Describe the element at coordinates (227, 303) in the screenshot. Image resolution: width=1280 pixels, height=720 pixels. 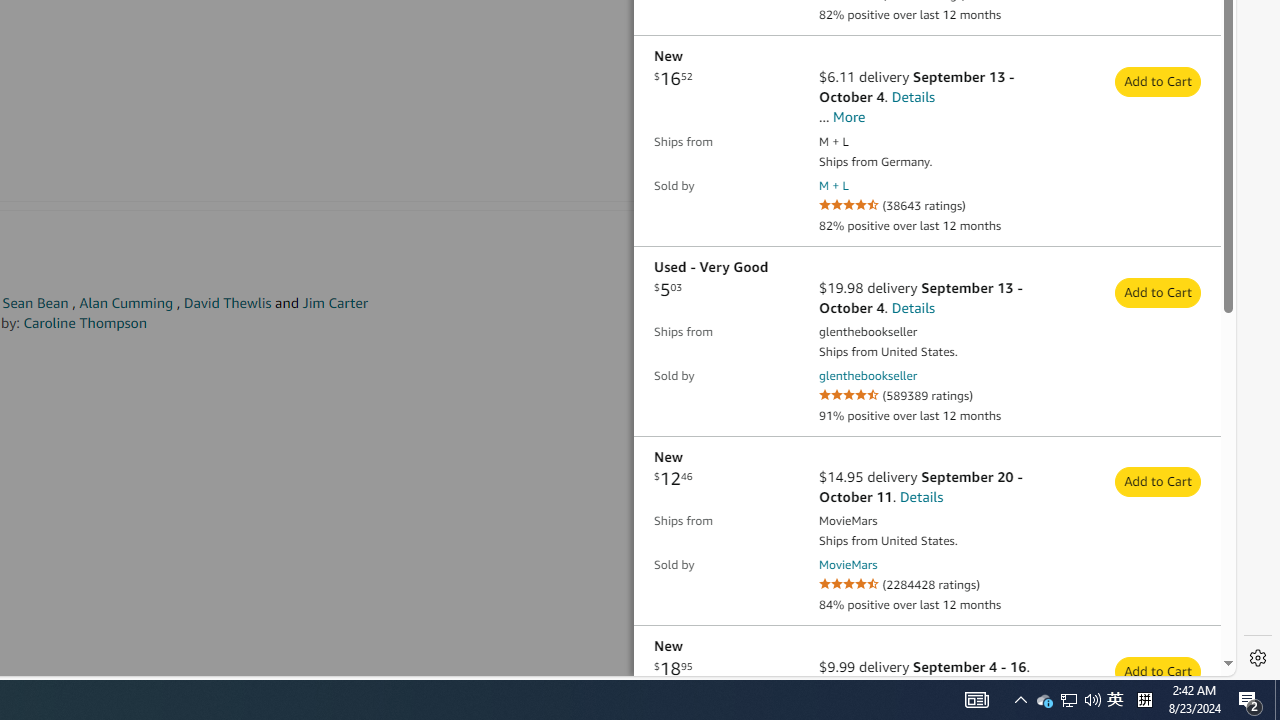
I see `'David Thewlis'` at that location.